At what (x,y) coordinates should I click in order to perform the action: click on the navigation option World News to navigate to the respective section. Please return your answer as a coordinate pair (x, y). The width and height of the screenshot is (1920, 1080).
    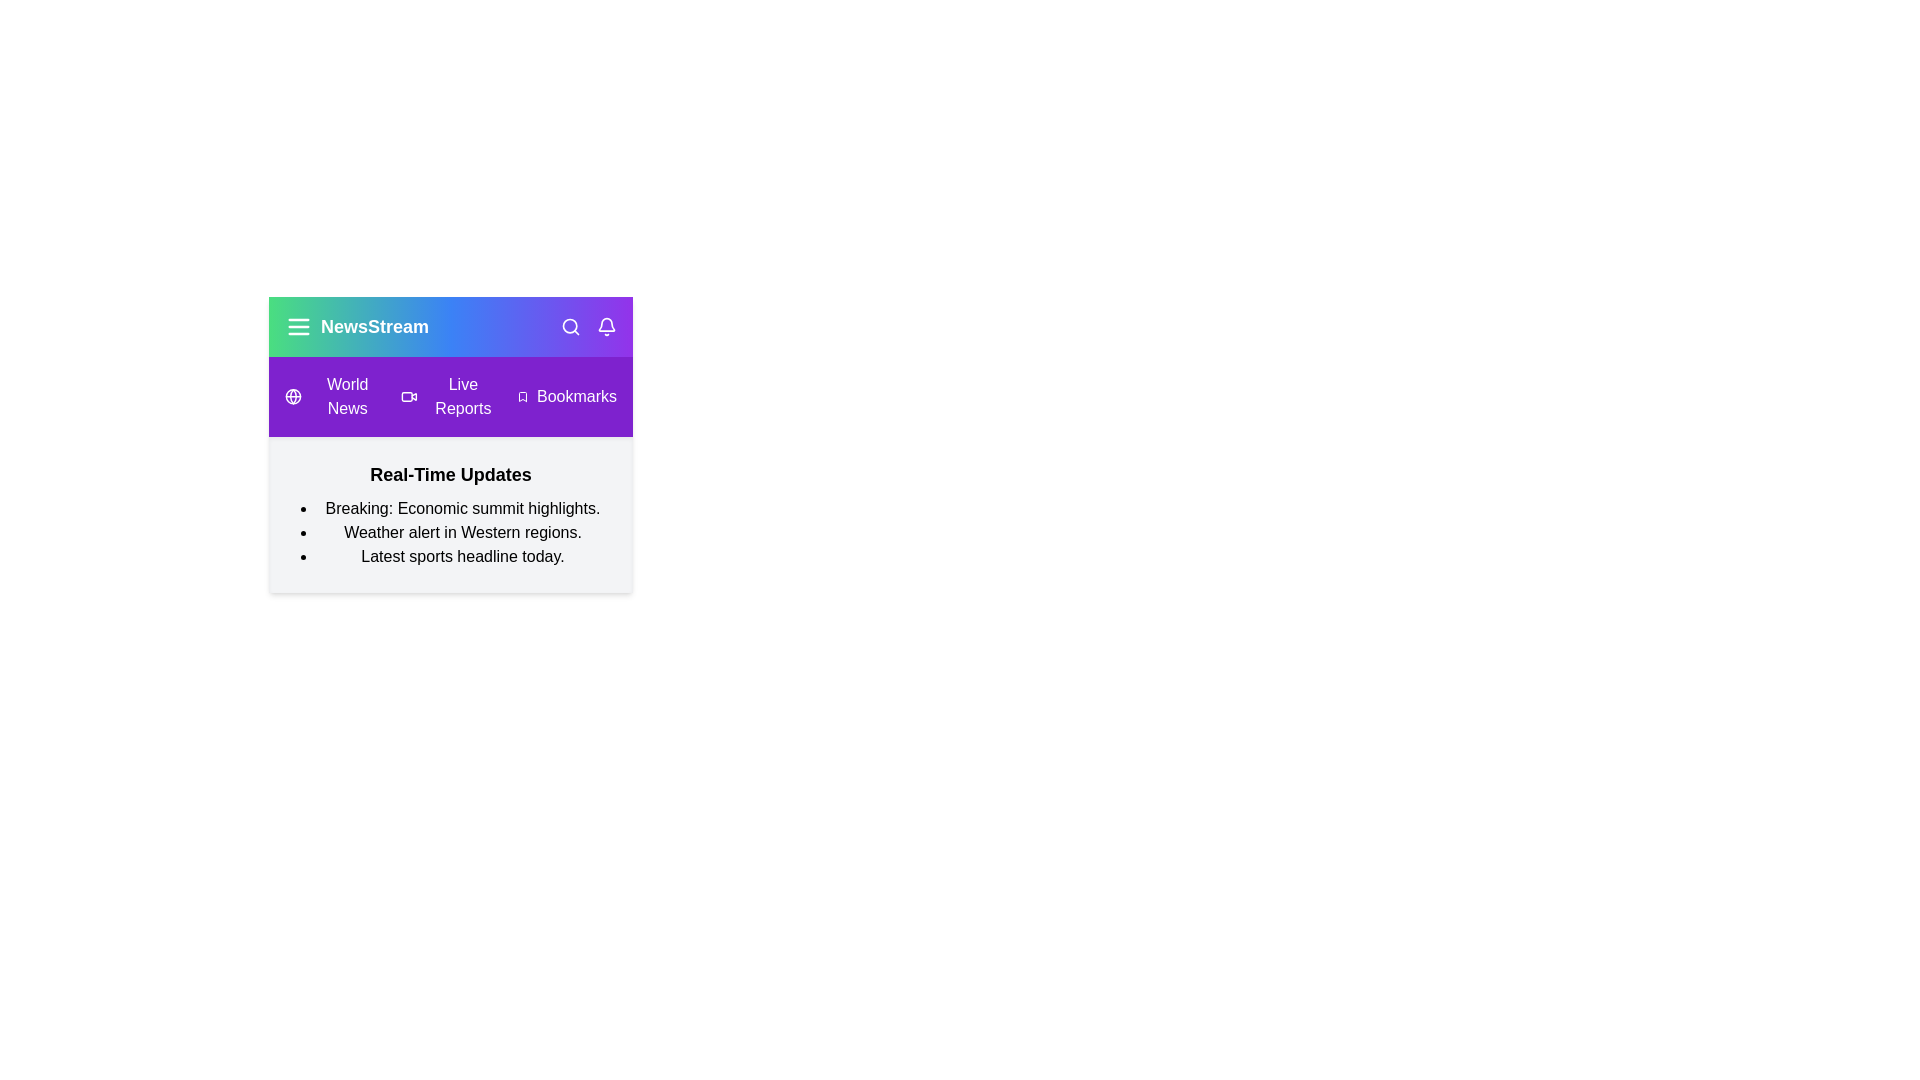
    Looking at the image, I should click on (335, 397).